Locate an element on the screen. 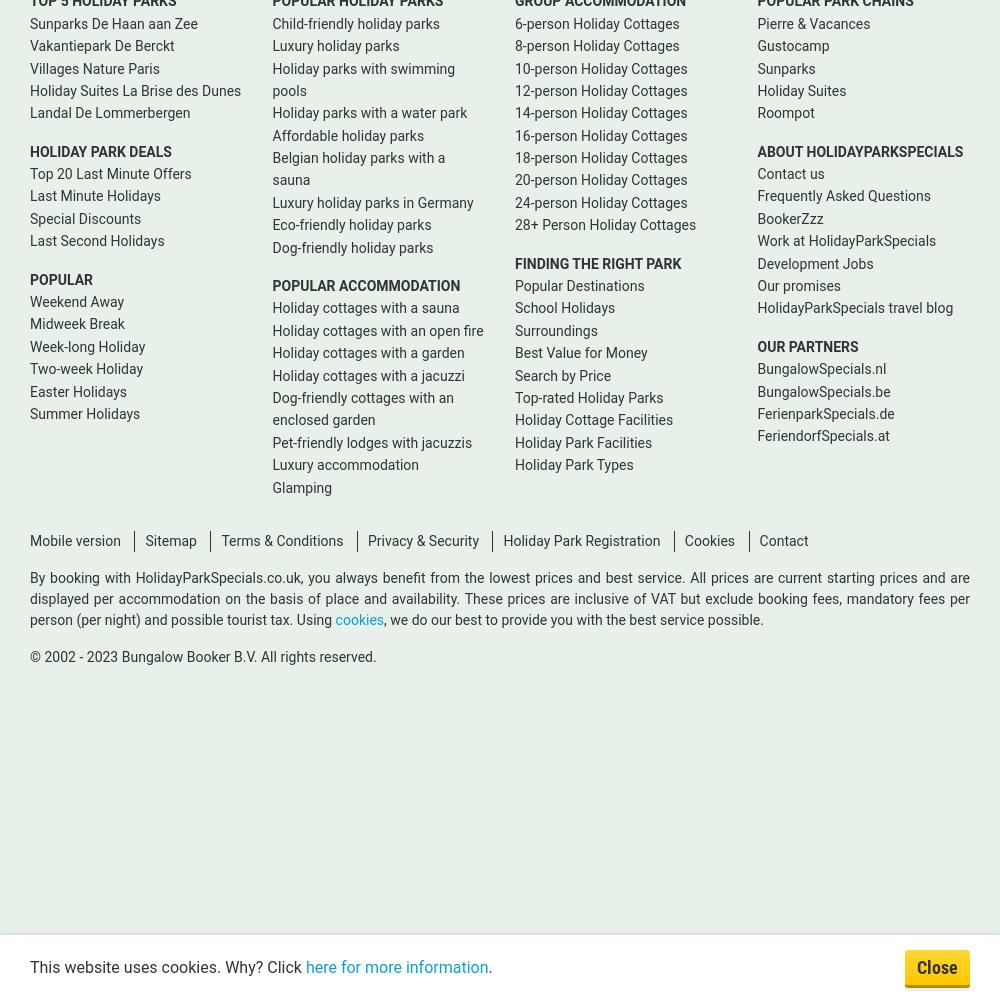 The height and width of the screenshot is (1000, 1000). '© 2002 - 2023 Bungalow Booker B.V.  All rights reserved.' is located at coordinates (202, 656).